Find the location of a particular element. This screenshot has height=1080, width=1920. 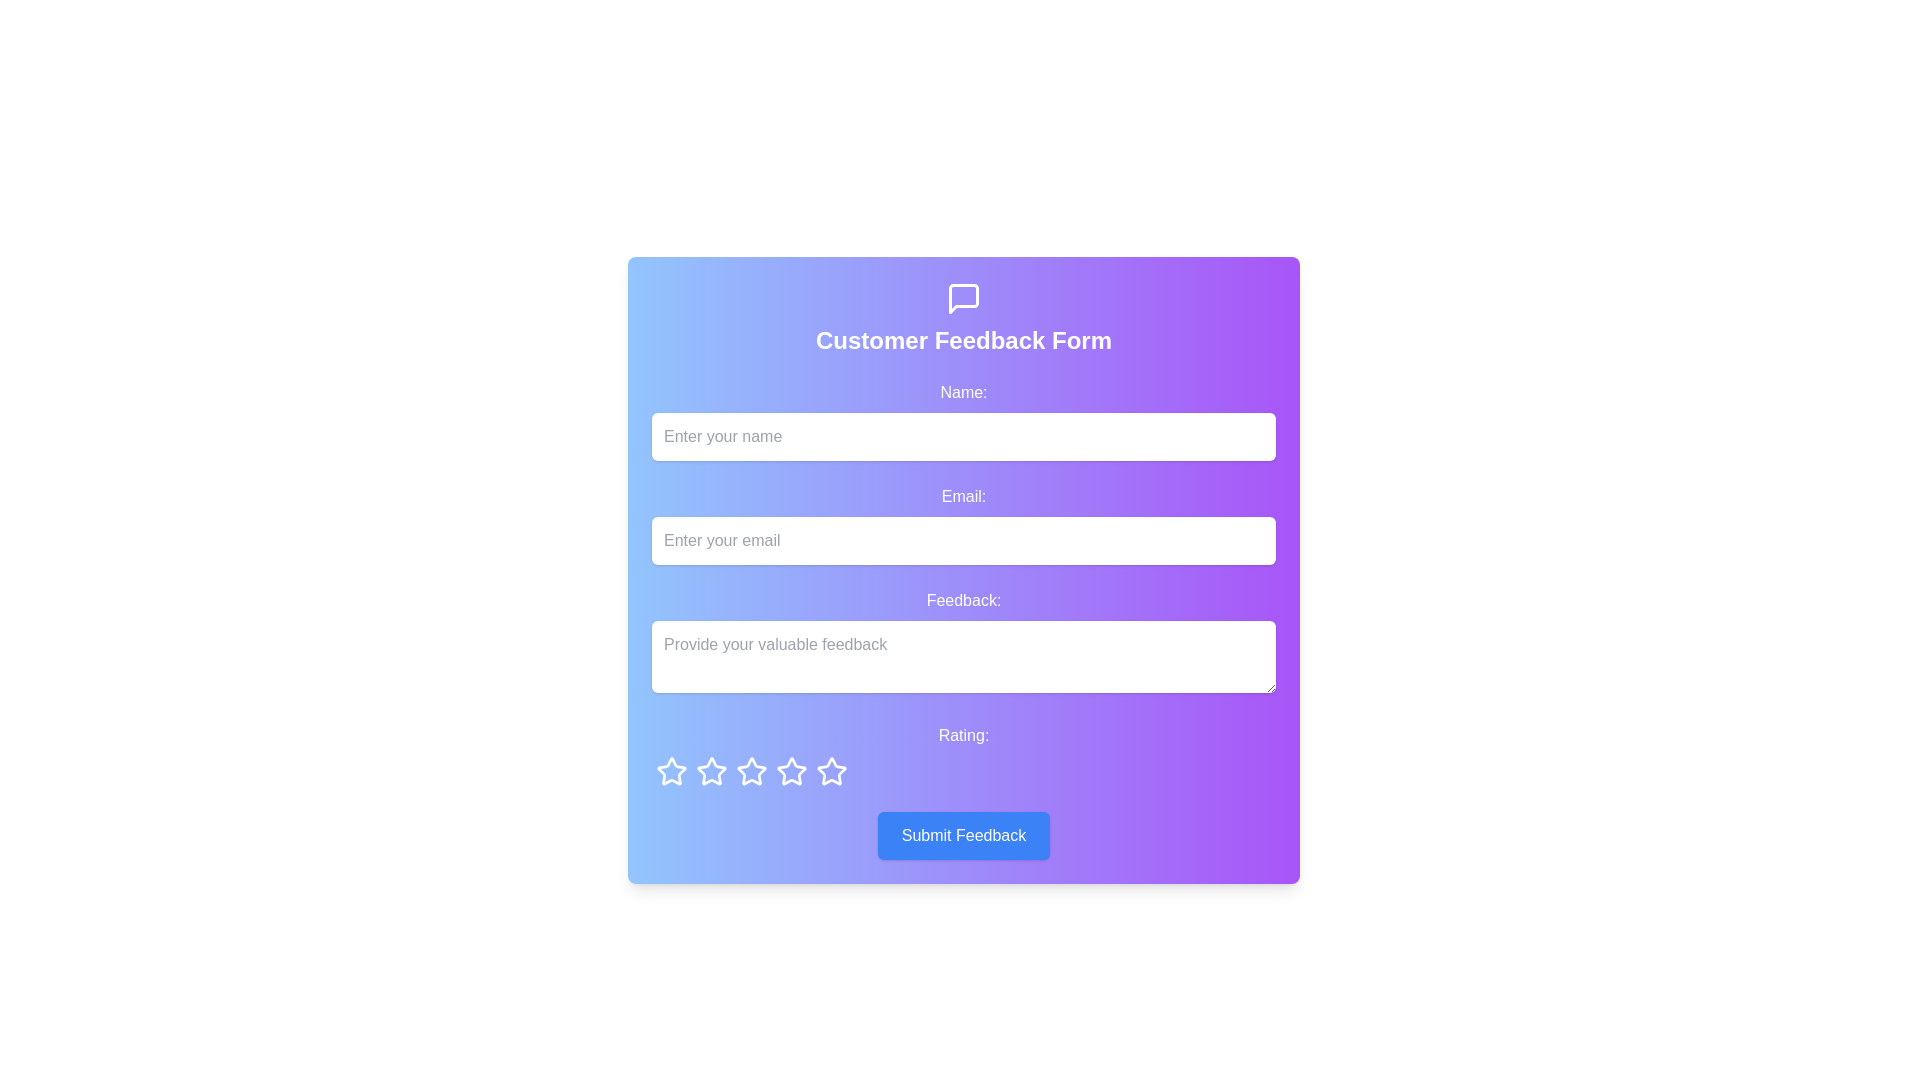

the speech bubble icon, which has a colored border and no fill, positioned above the feedback form's title is located at coordinates (964, 299).